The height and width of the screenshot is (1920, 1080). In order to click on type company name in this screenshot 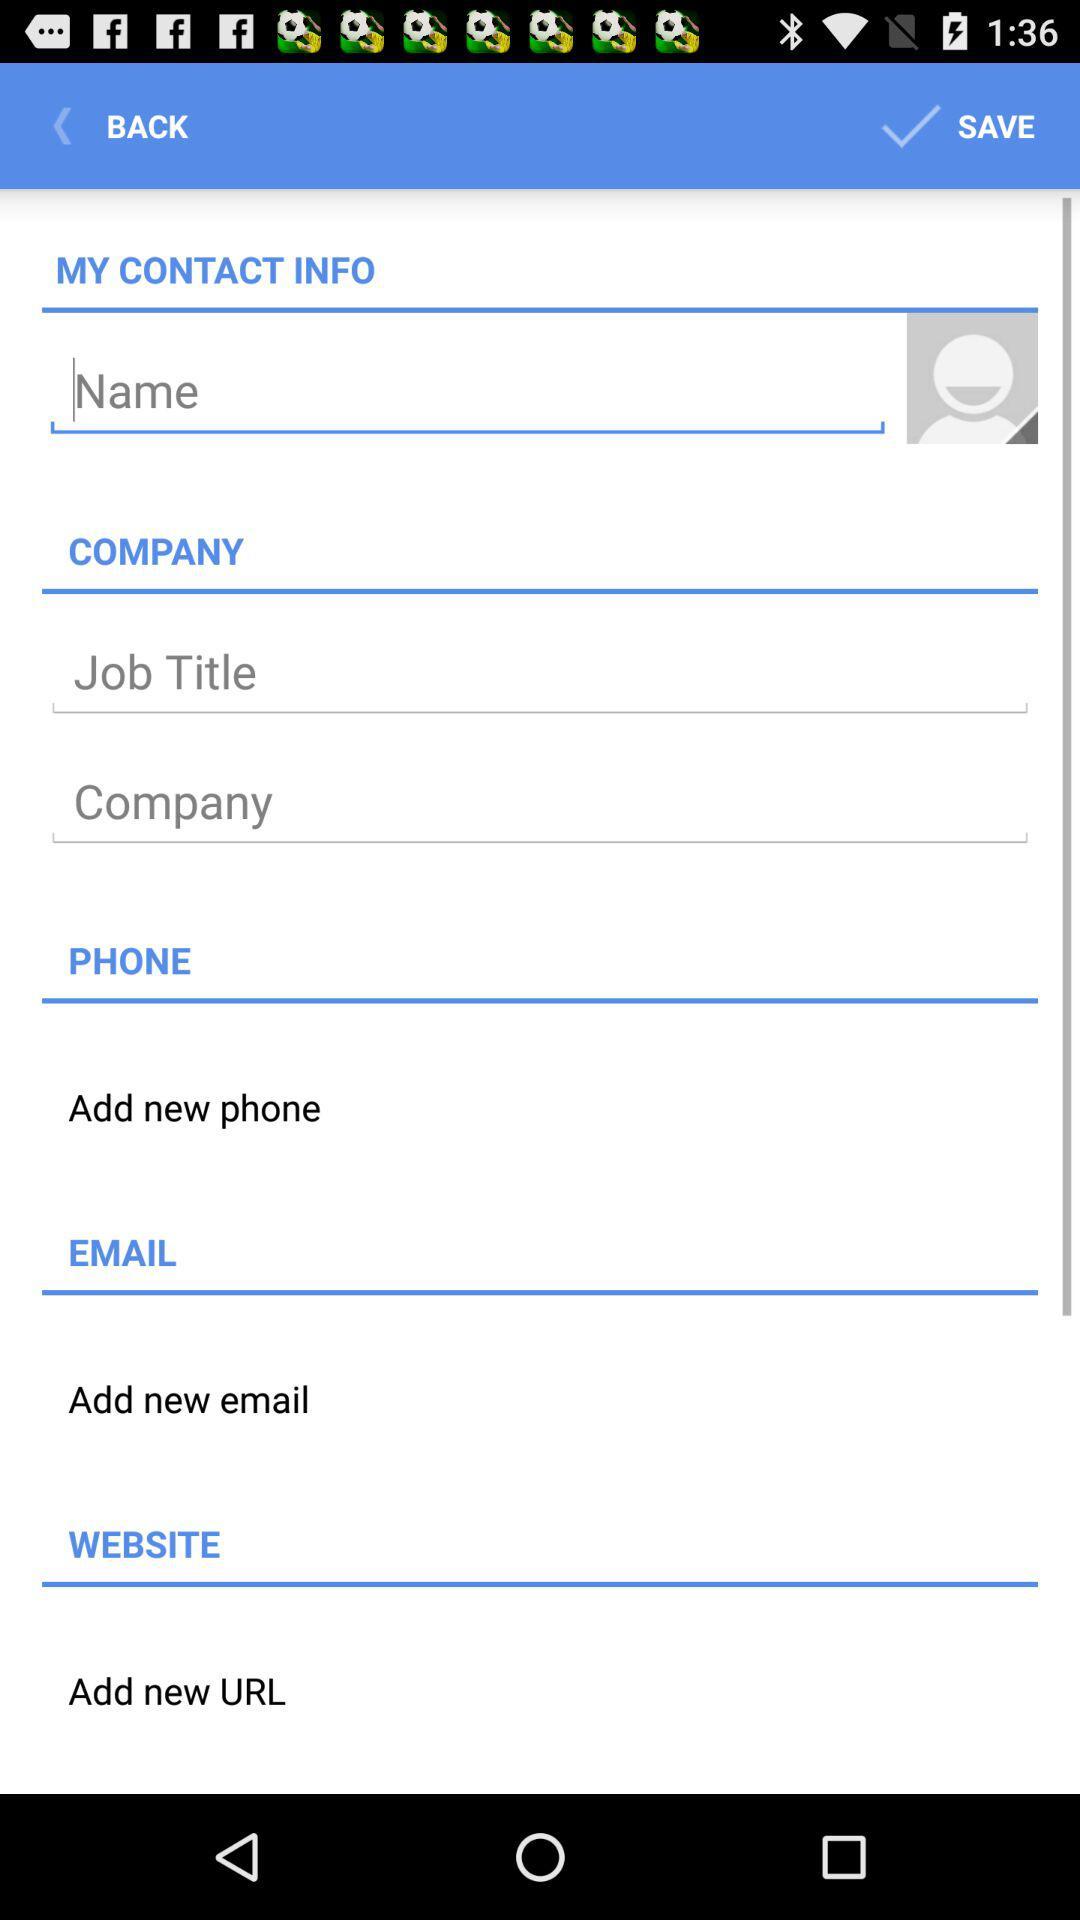, I will do `click(540, 801)`.